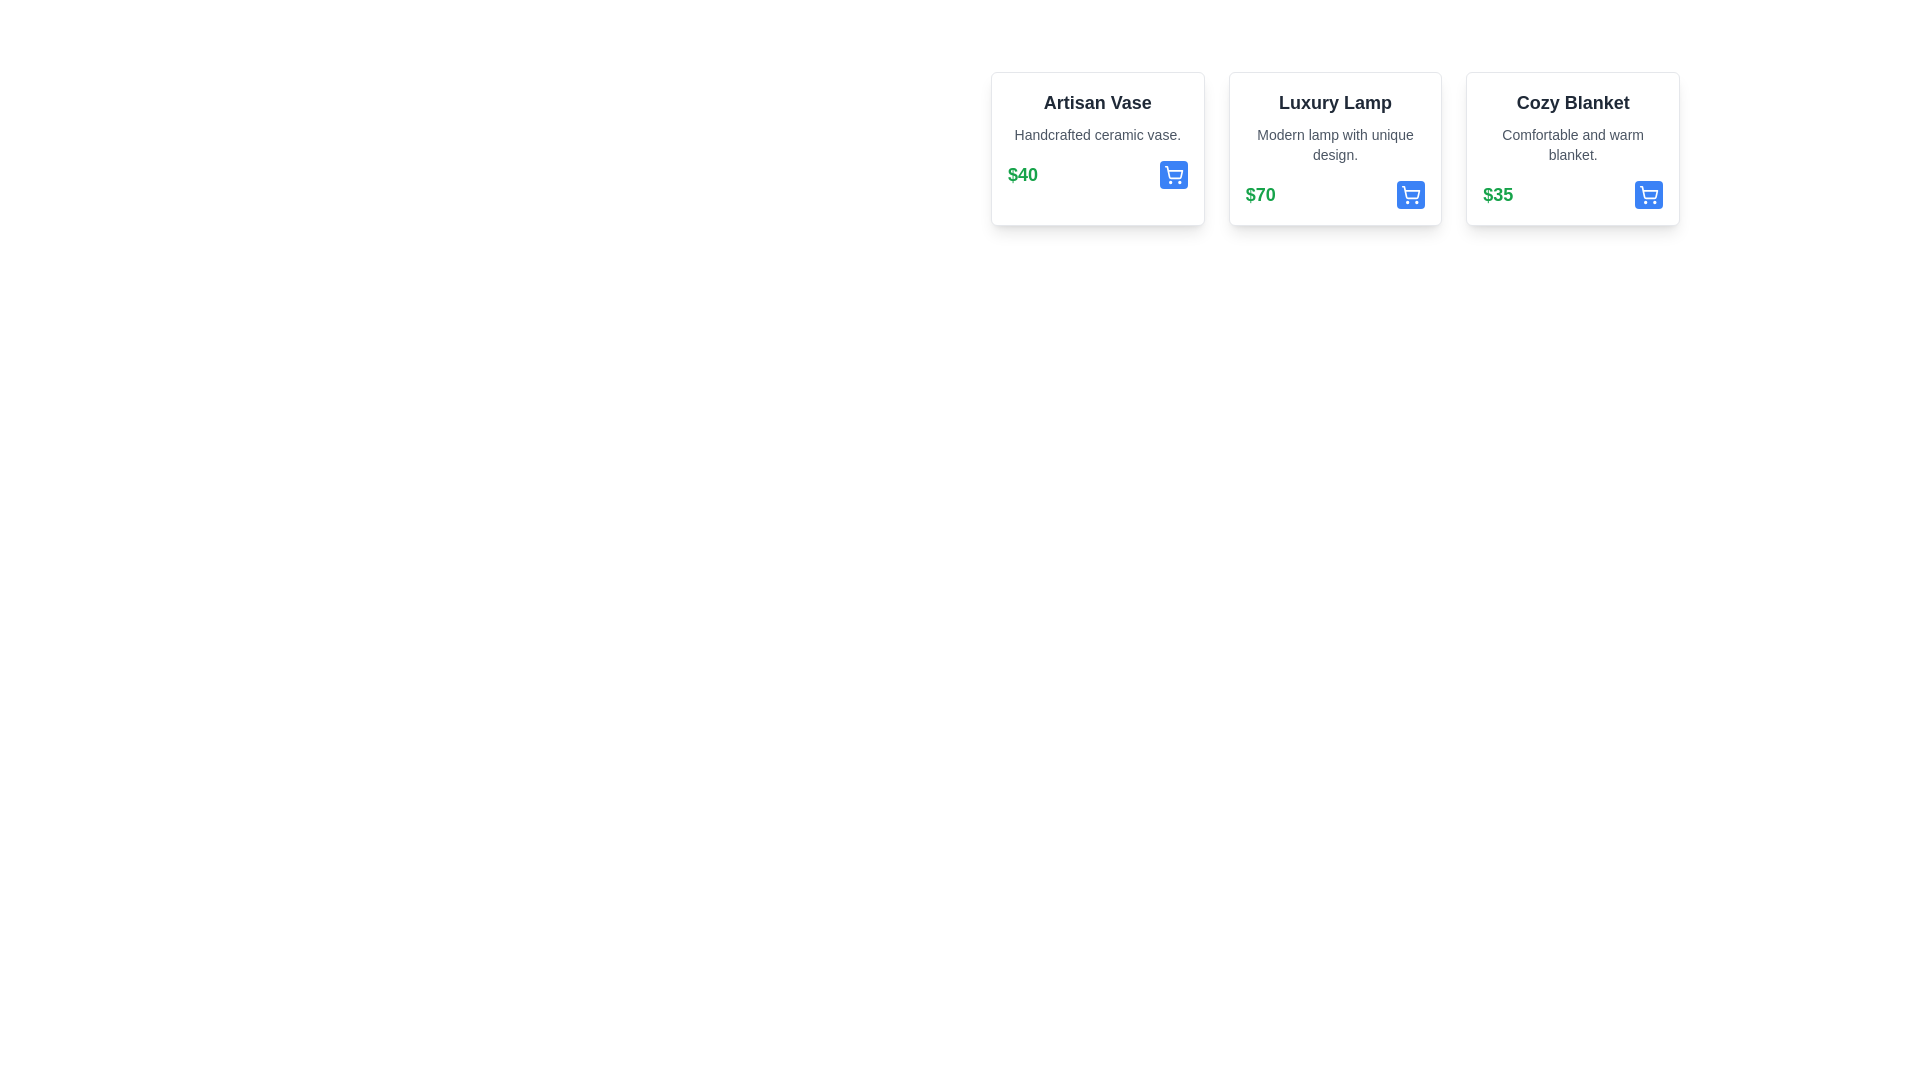 The height and width of the screenshot is (1080, 1920). I want to click on the central portion of the medium-blue outlined shopping cart icon in the 'Cozy Blanket' product card, so click(1649, 192).